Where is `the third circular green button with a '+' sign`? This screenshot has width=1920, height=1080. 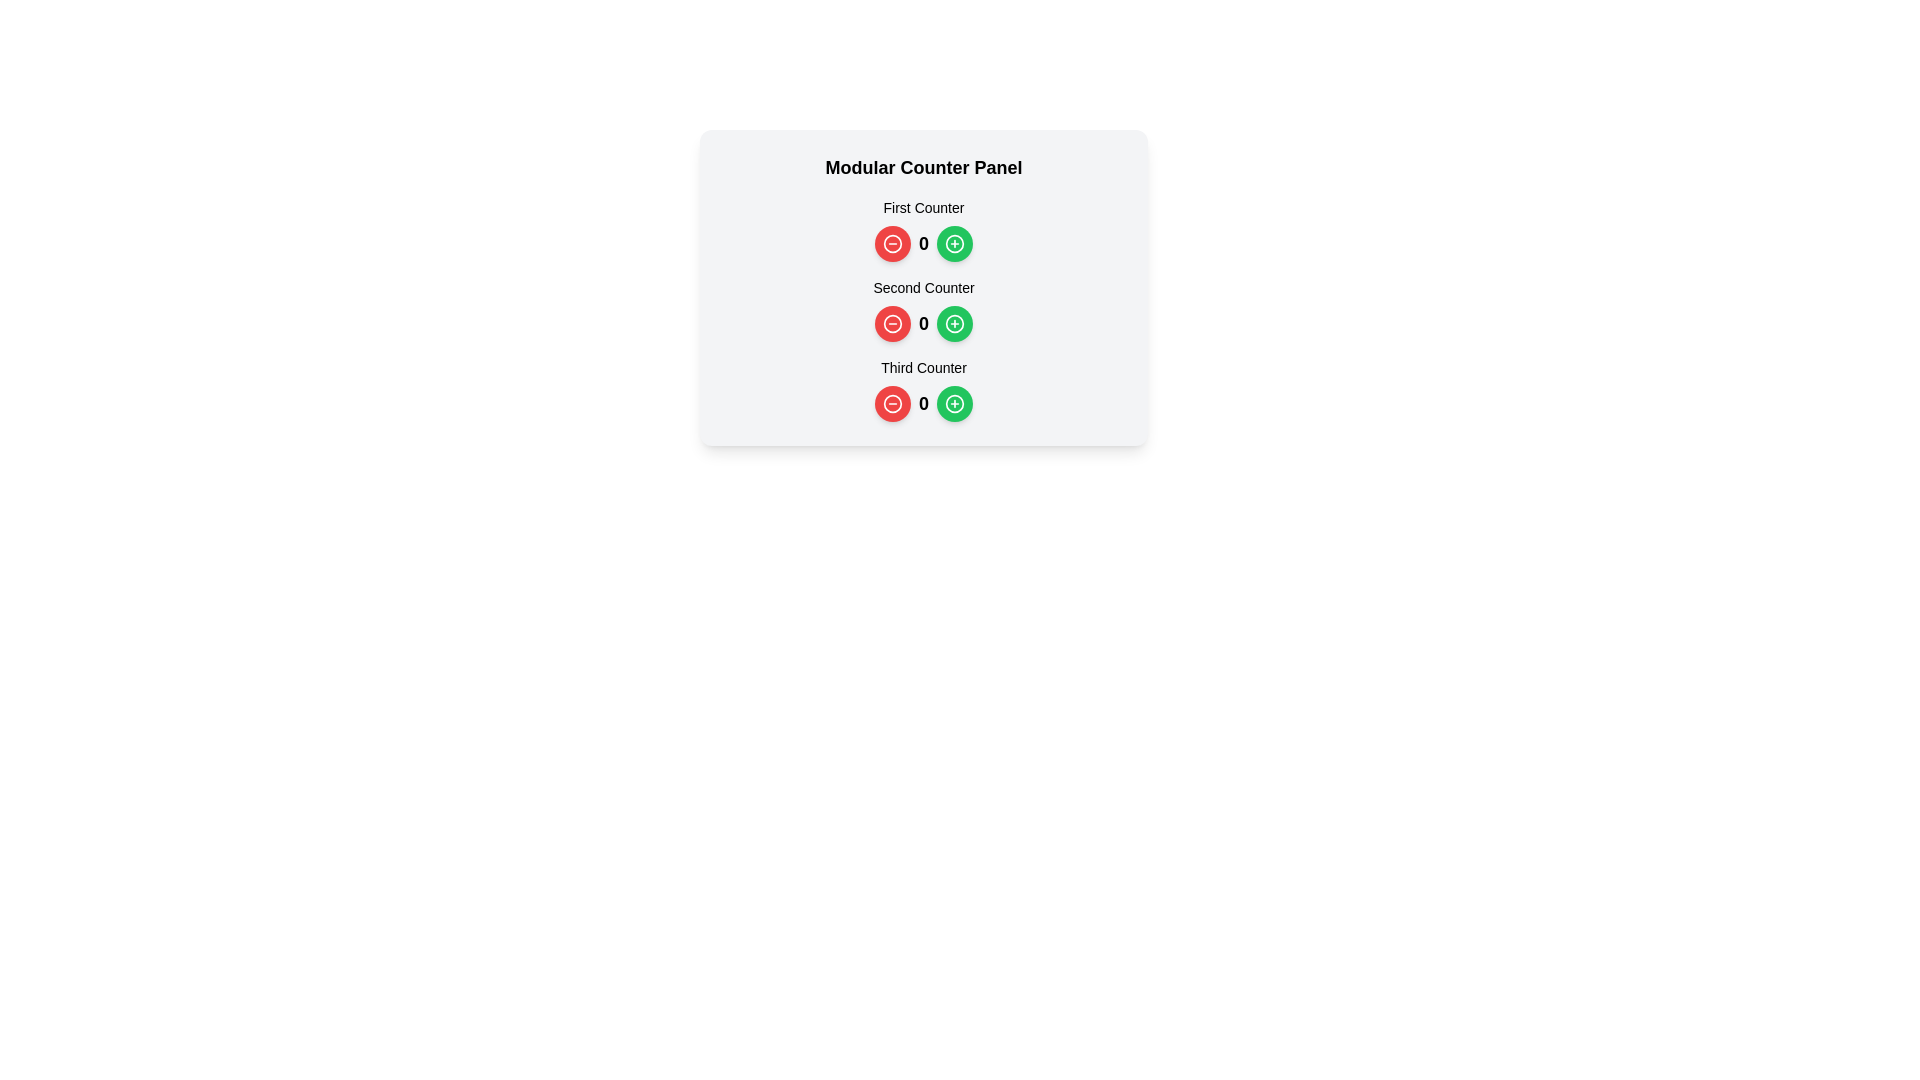 the third circular green button with a '+' sign is located at coordinates (954, 404).